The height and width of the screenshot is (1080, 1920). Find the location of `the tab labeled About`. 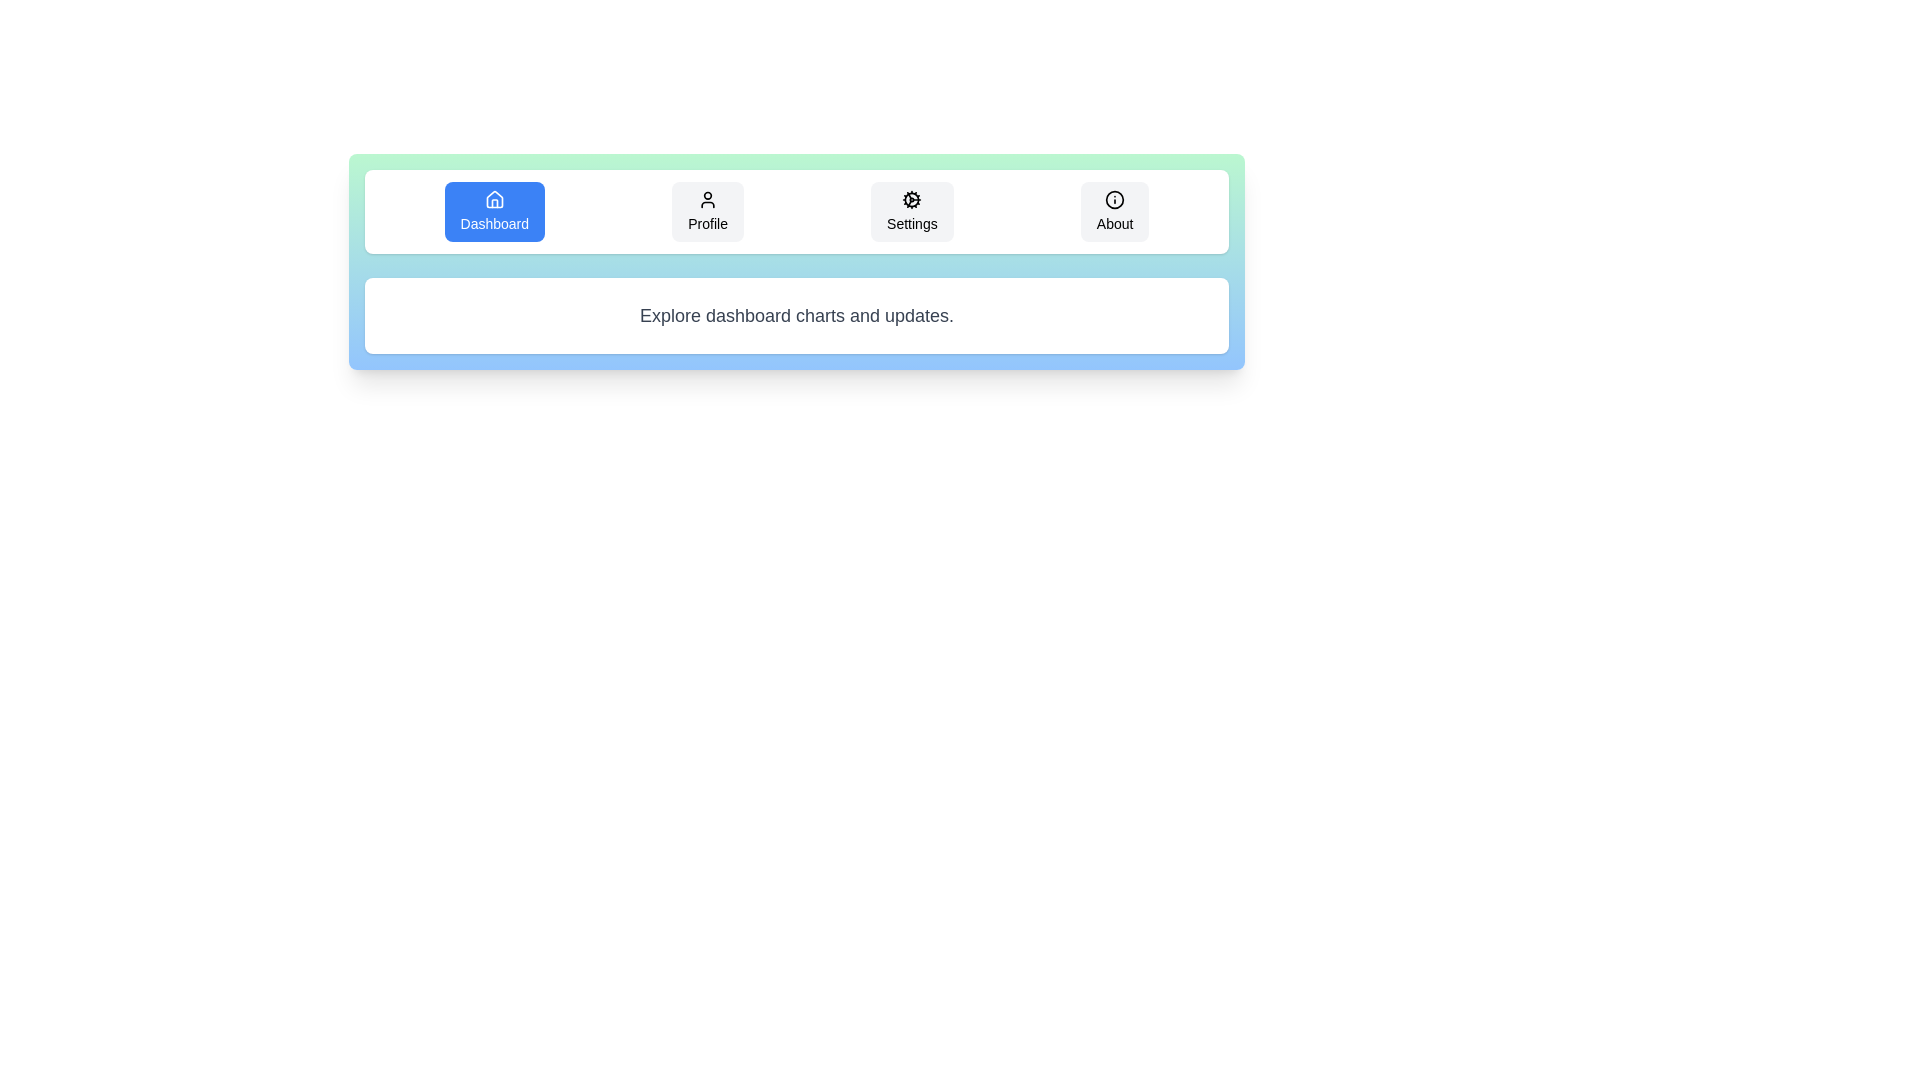

the tab labeled About is located at coordinates (1114, 212).